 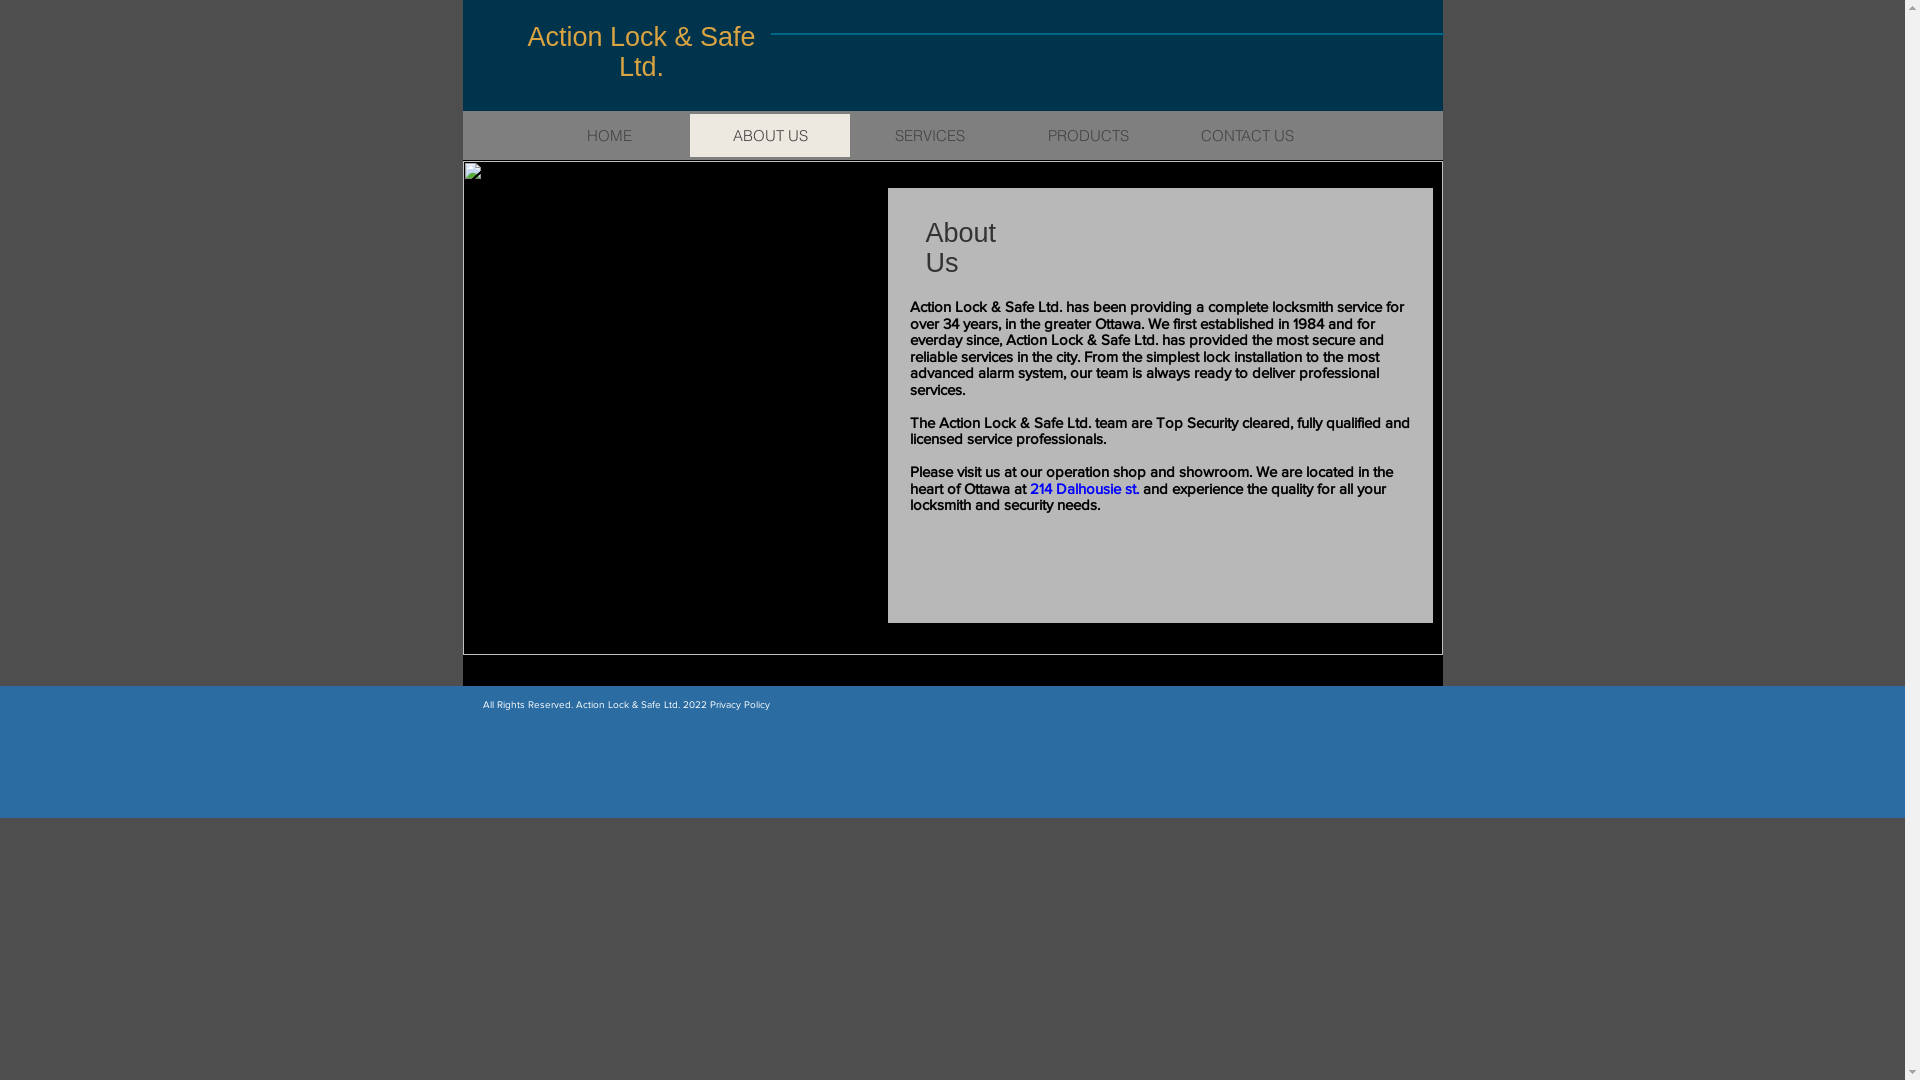 What do you see at coordinates (1246, 135) in the screenshot?
I see `'CONTACT US'` at bounding box center [1246, 135].